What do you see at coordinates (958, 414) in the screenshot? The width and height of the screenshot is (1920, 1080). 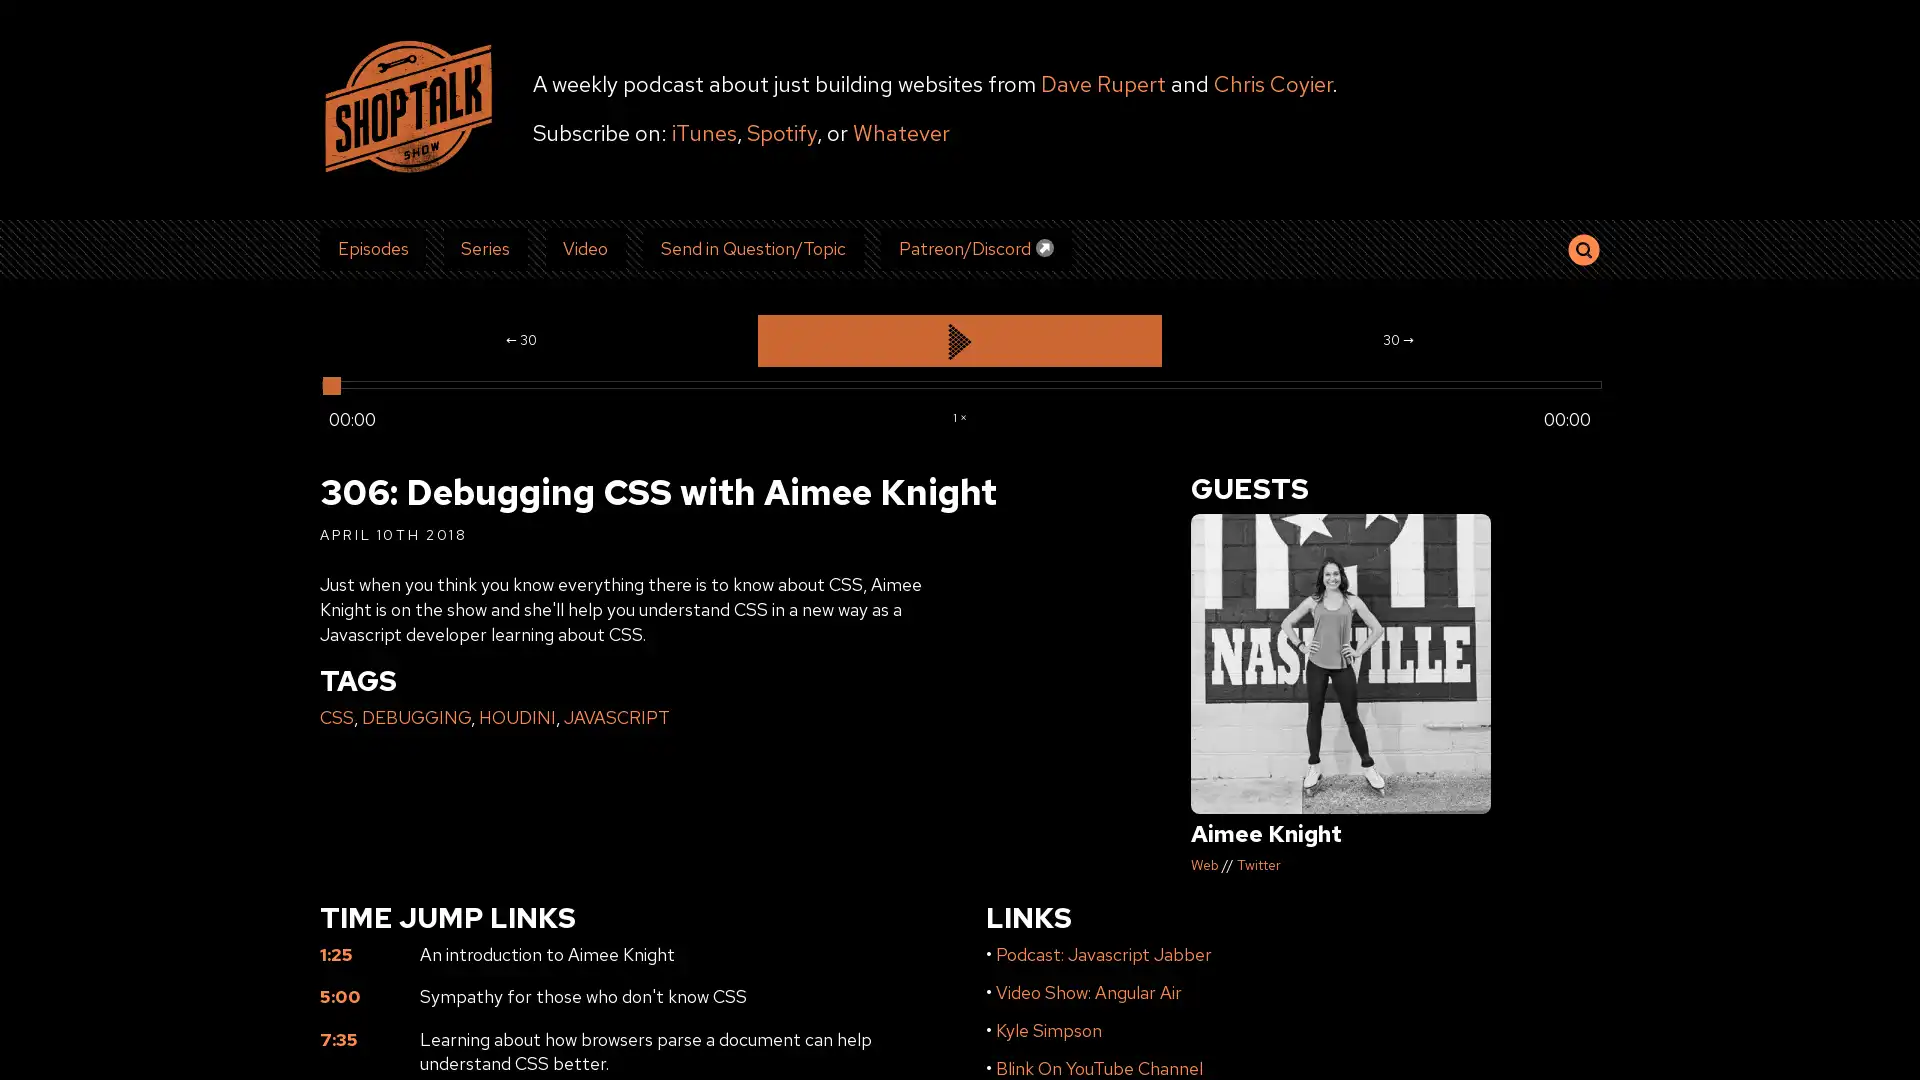 I see `1` at bounding box center [958, 414].